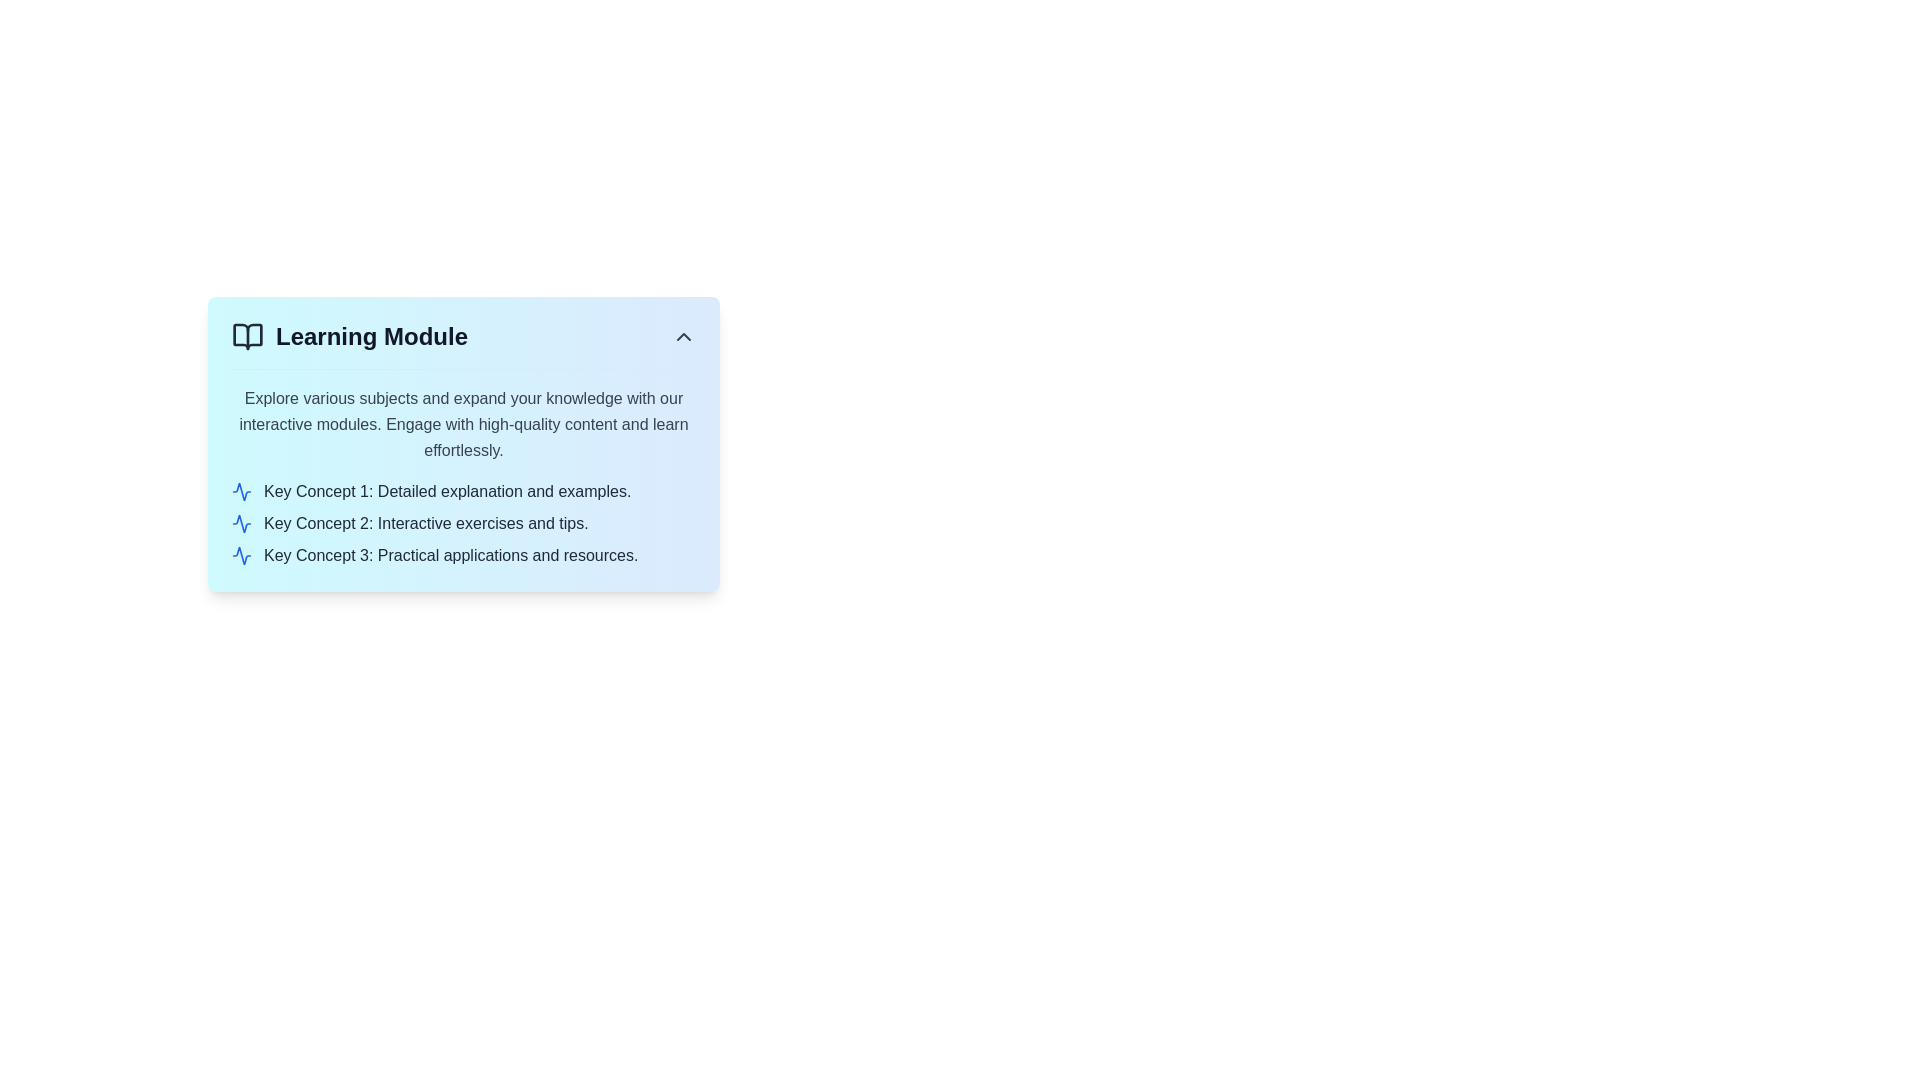 The image size is (1920, 1080). I want to click on the open book icon located at the top left of the 'Learning Module' card, so click(247, 335).